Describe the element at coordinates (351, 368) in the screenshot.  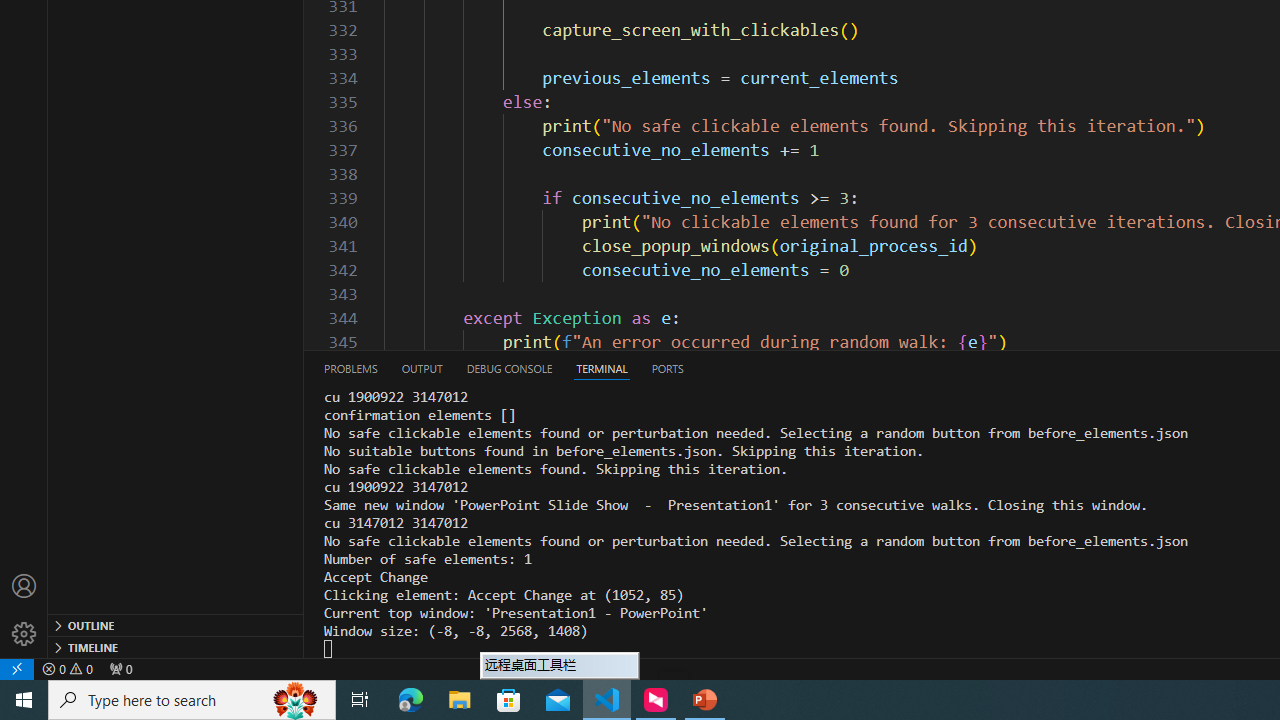
I see `'Problems (Ctrl+Shift+M)'` at that location.